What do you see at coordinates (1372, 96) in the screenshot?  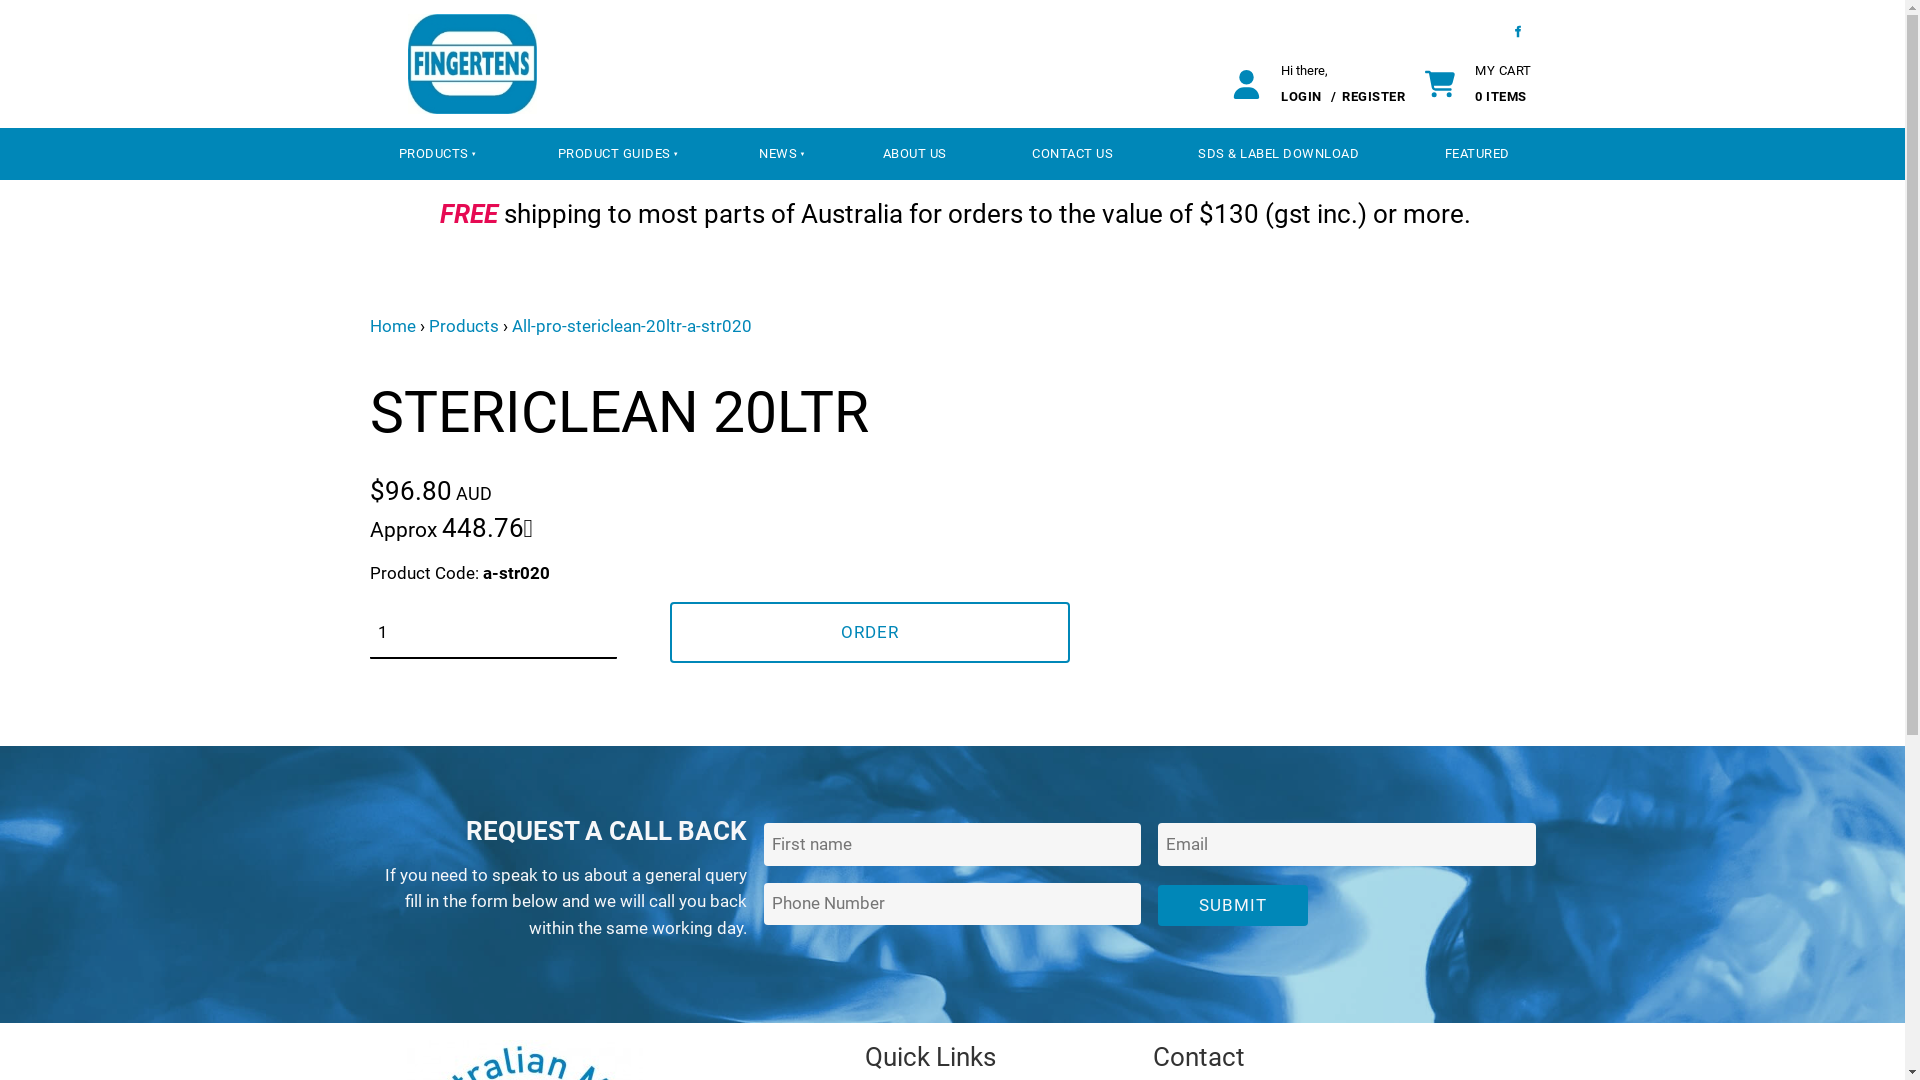 I see `'REGISTER'` at bounding box center [1372, 96].